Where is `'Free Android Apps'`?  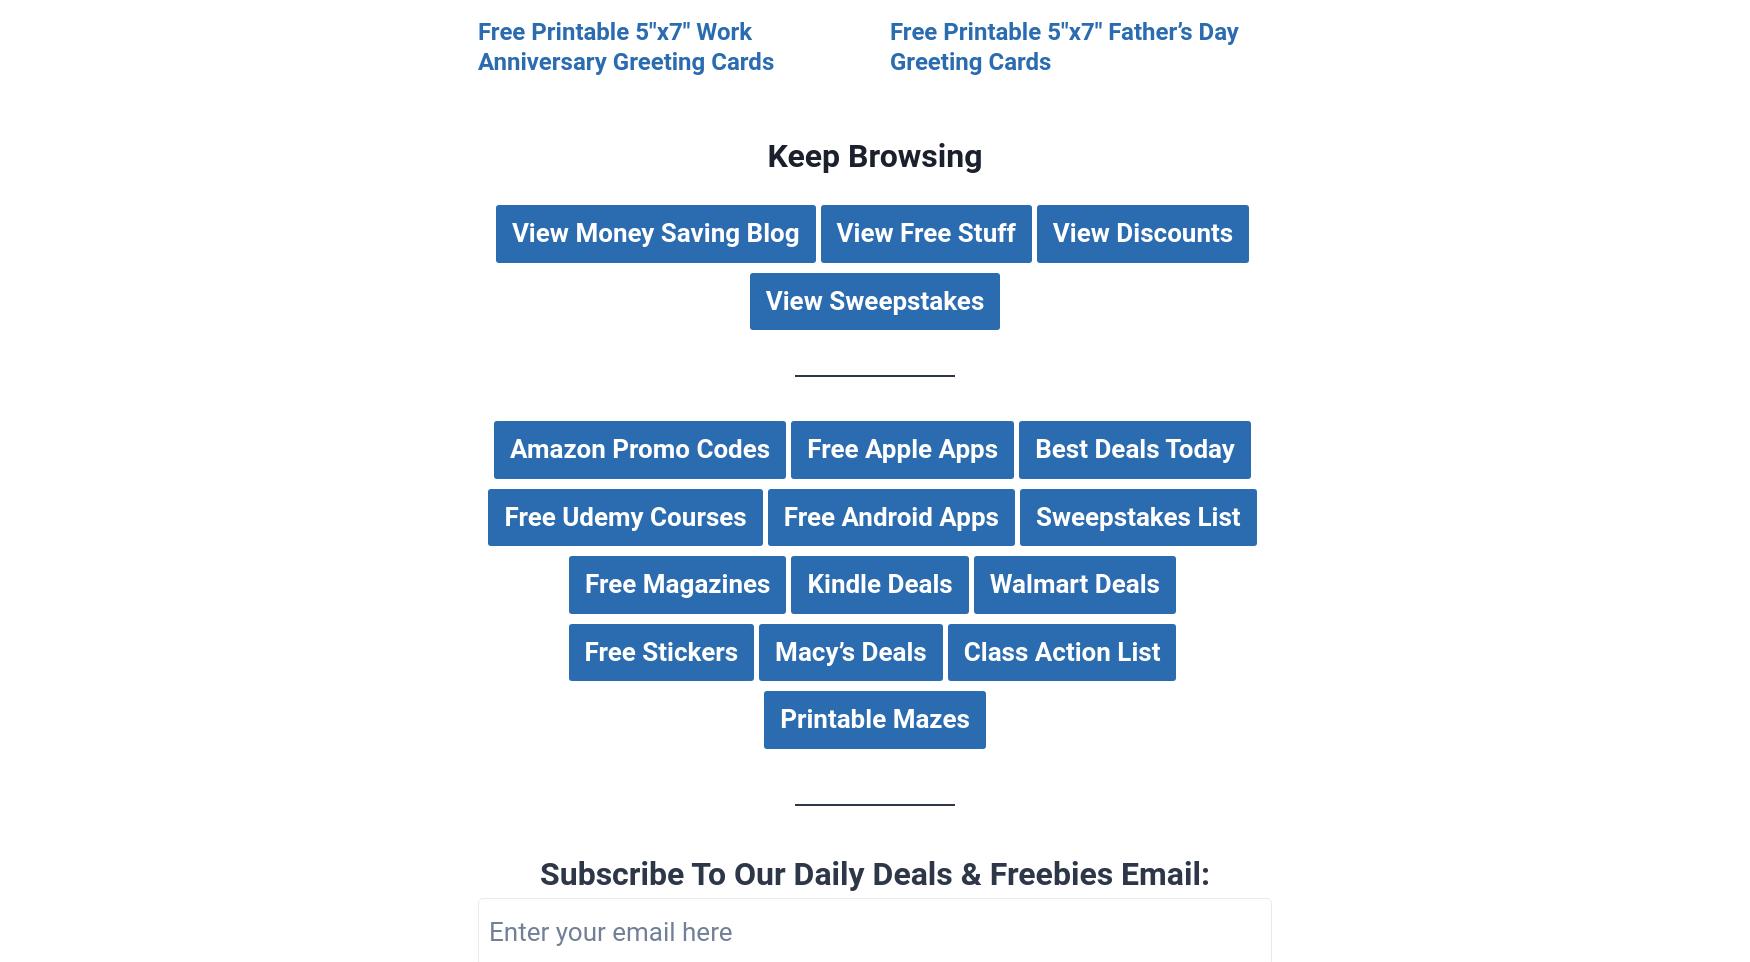
'Free Android Apps' is located at coordinates (889, 515).